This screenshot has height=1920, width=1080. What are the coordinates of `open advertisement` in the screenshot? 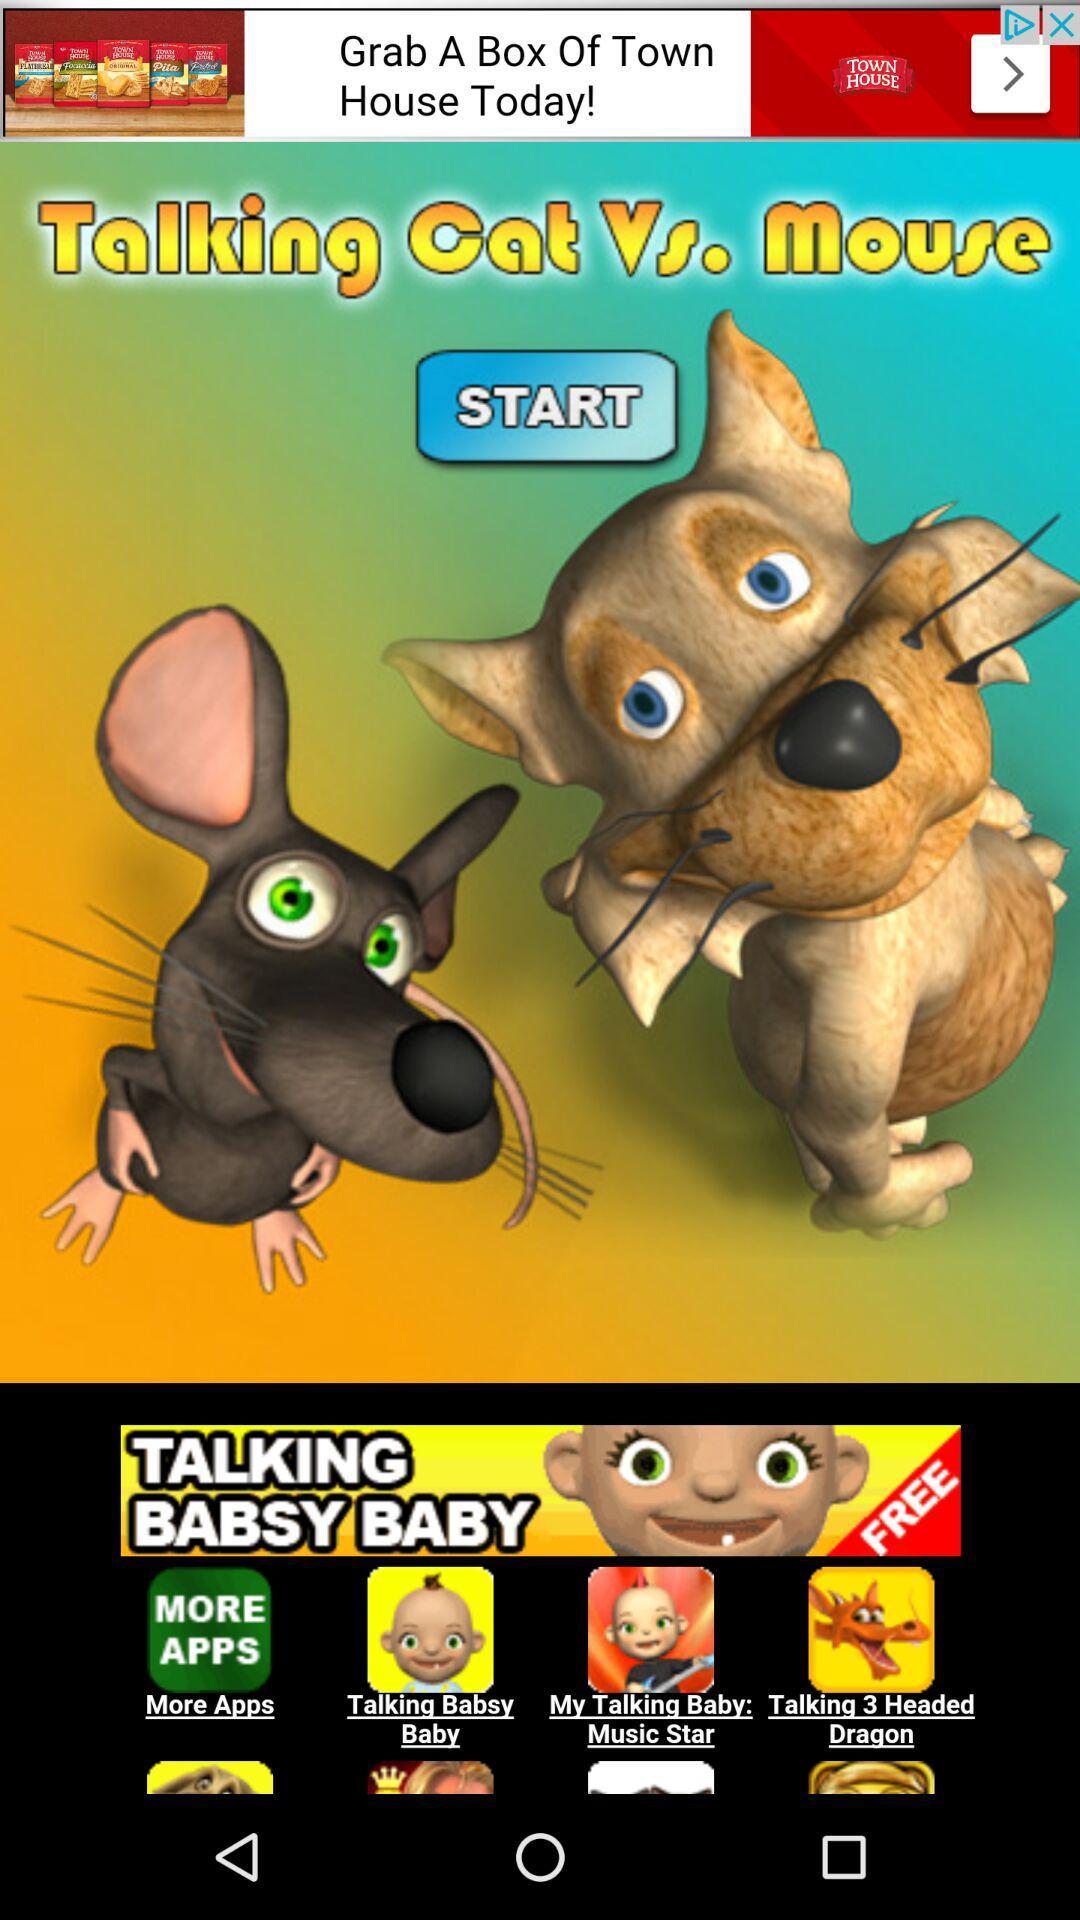 It's located at (540, 70).